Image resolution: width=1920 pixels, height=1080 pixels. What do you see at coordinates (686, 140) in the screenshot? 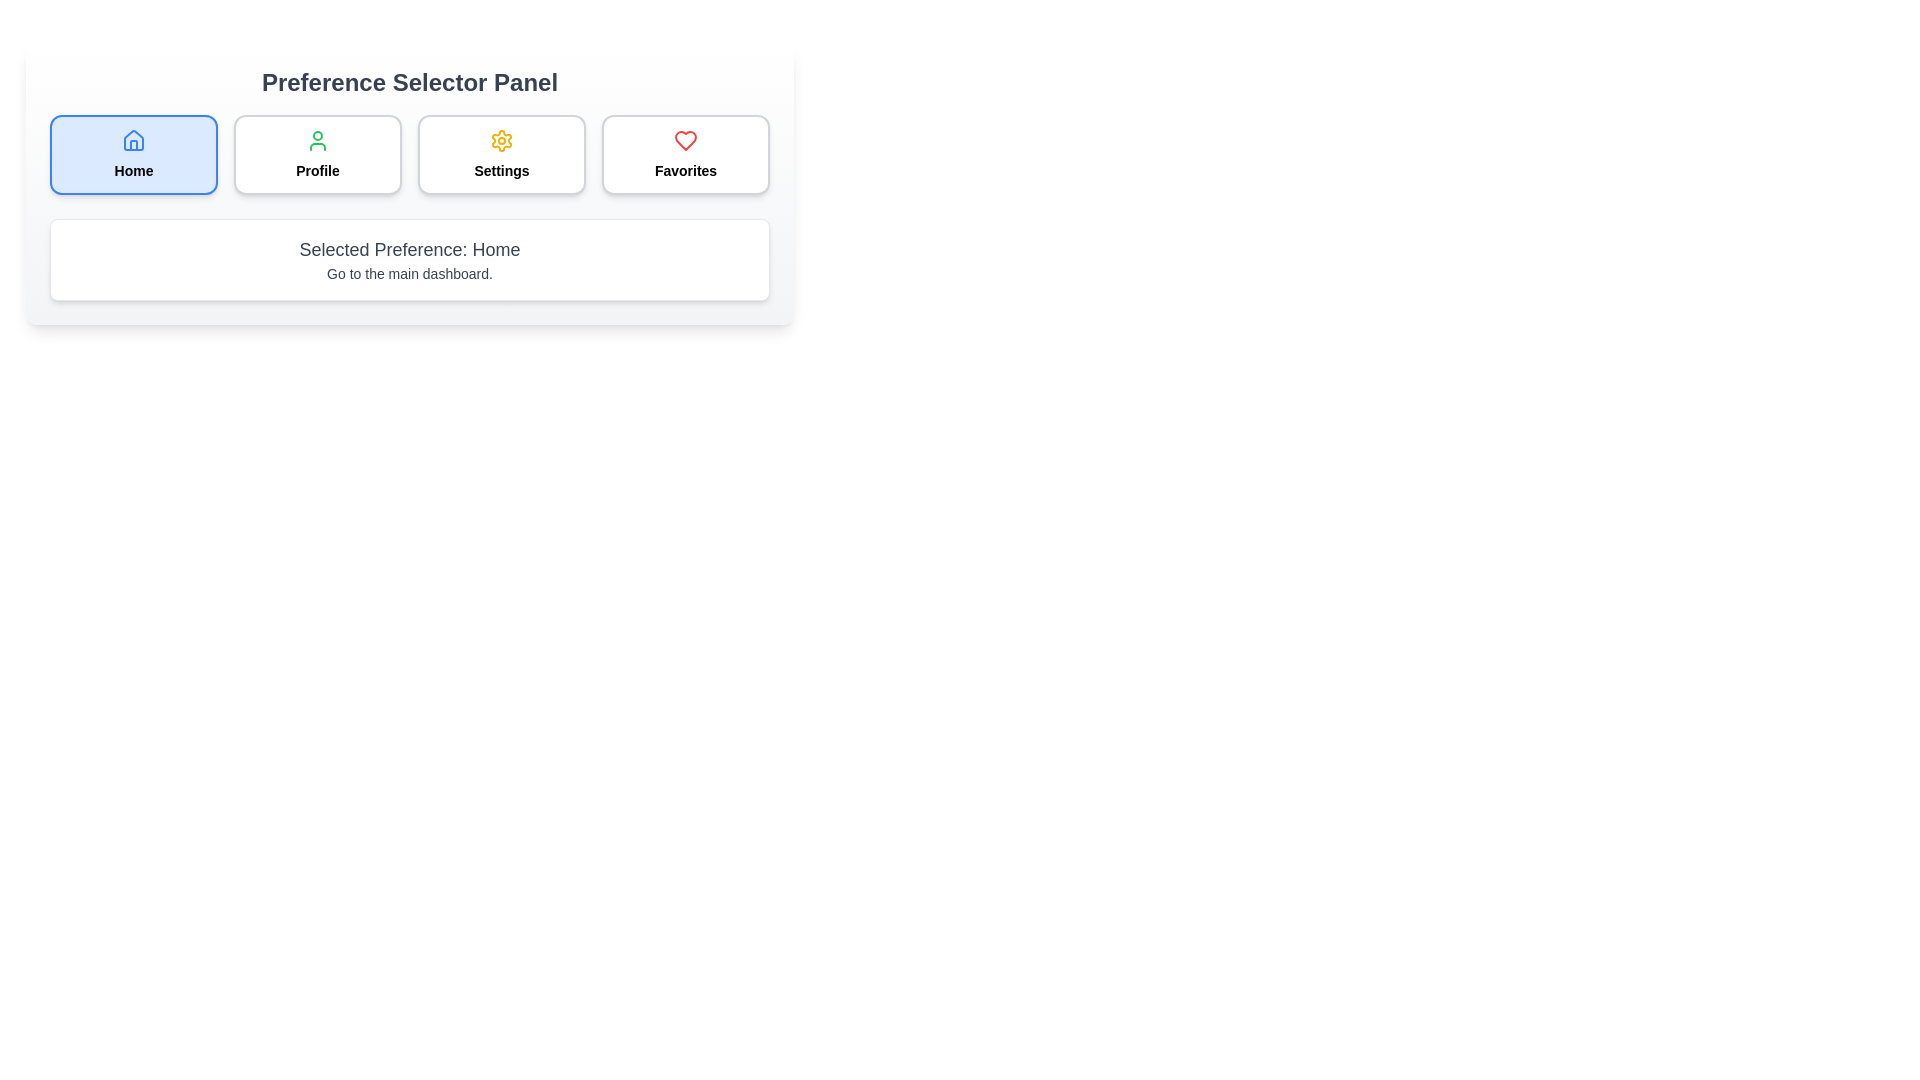
I see `the 'Favorites' icon which is the rightmost option in the row of four preference buttons located under the 'Preference Selector Panel' title to trigger a tooltip or visual effect` at bounding box center [686, 140].